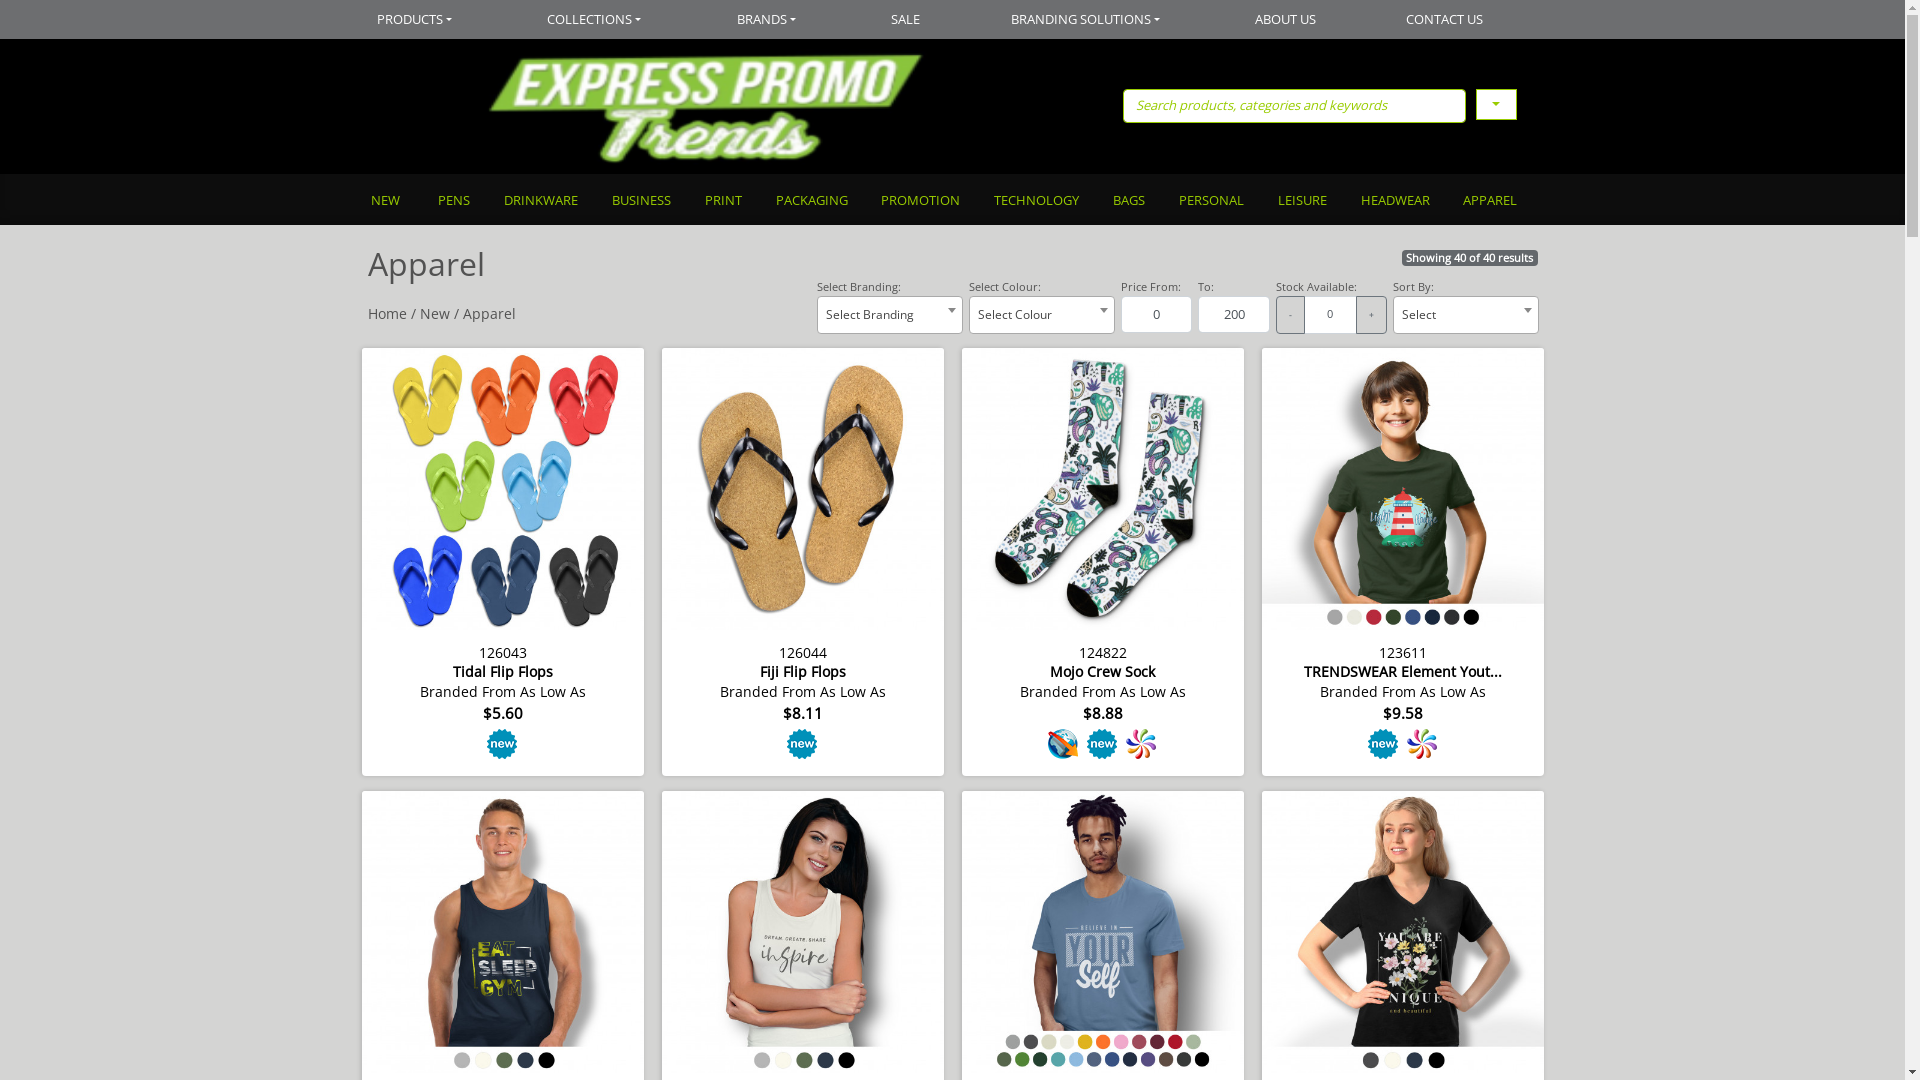 The height and width of the screenshot is (1080, 1920). I want to click on 'NEW', so click(394, 201).